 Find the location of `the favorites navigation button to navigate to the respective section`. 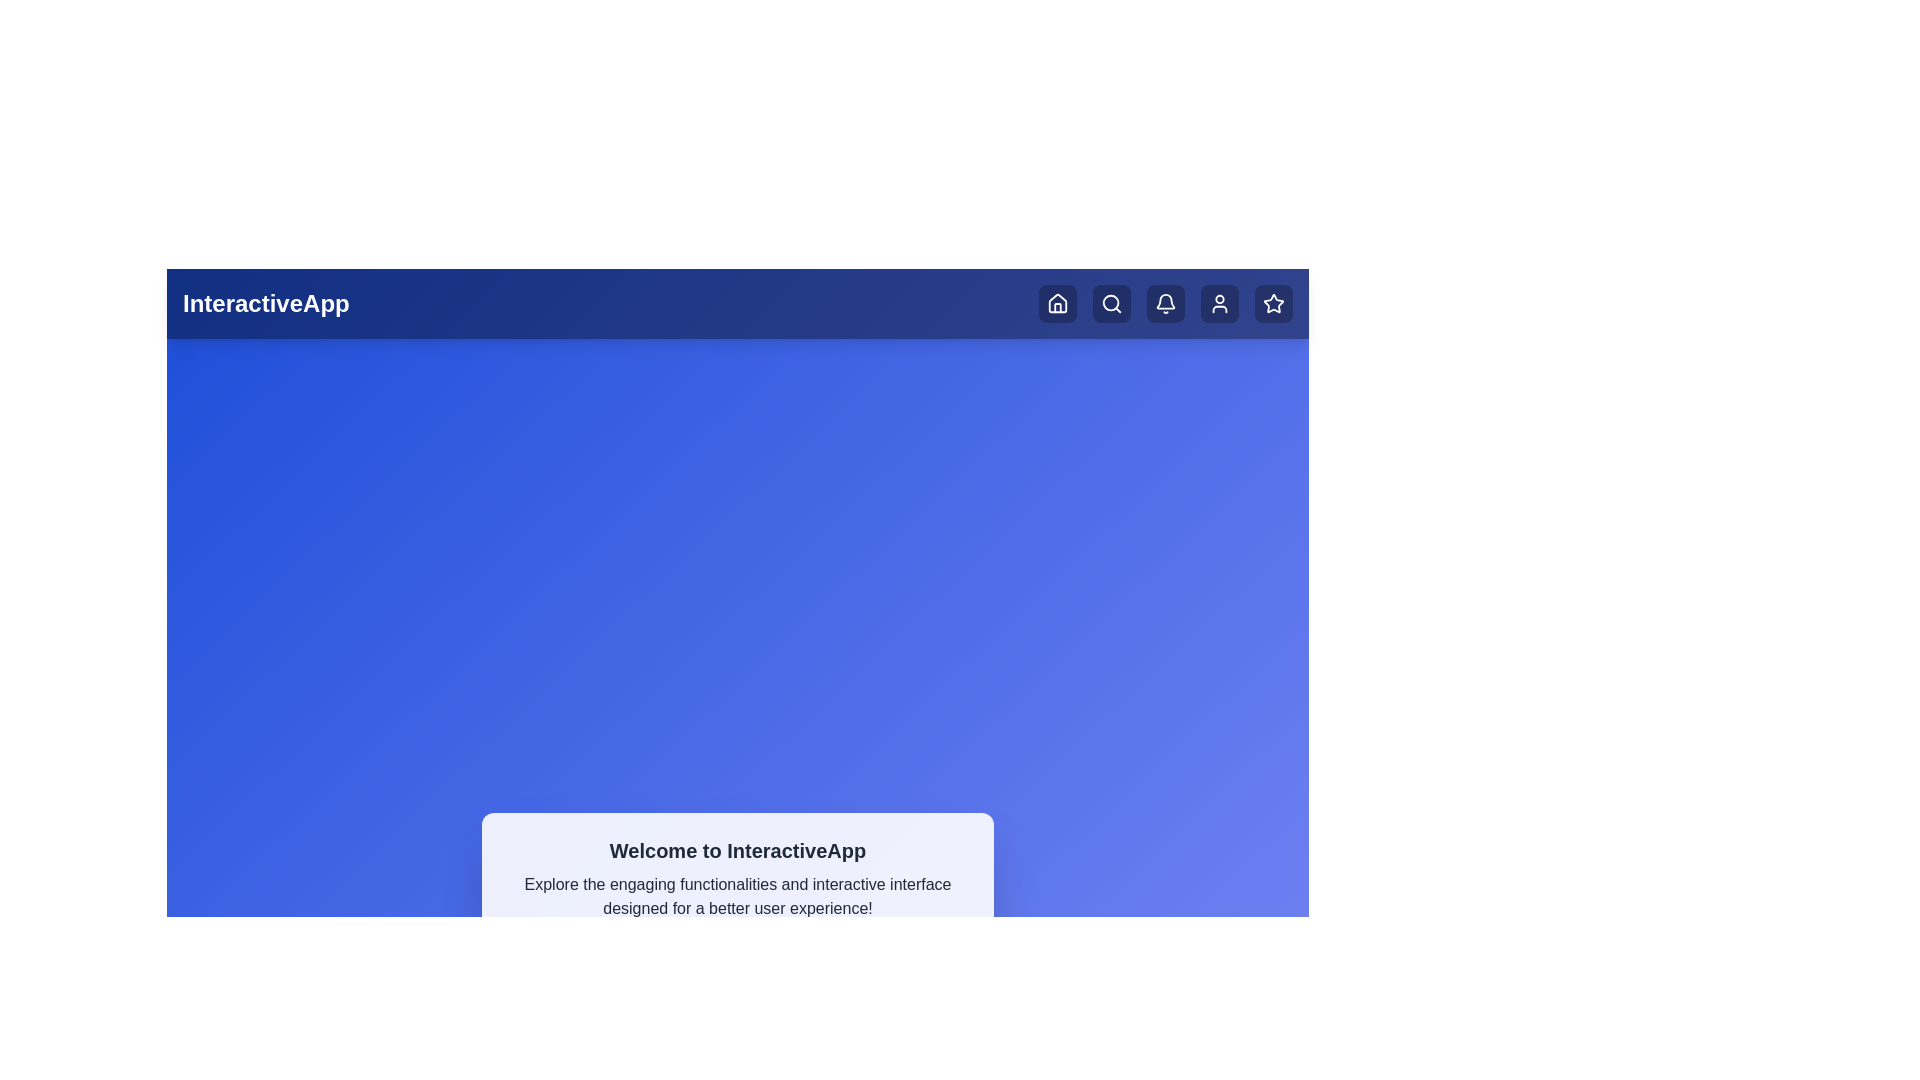

the favorites navigation button to navigate to the respective section is located at coordinates (1272, 304).